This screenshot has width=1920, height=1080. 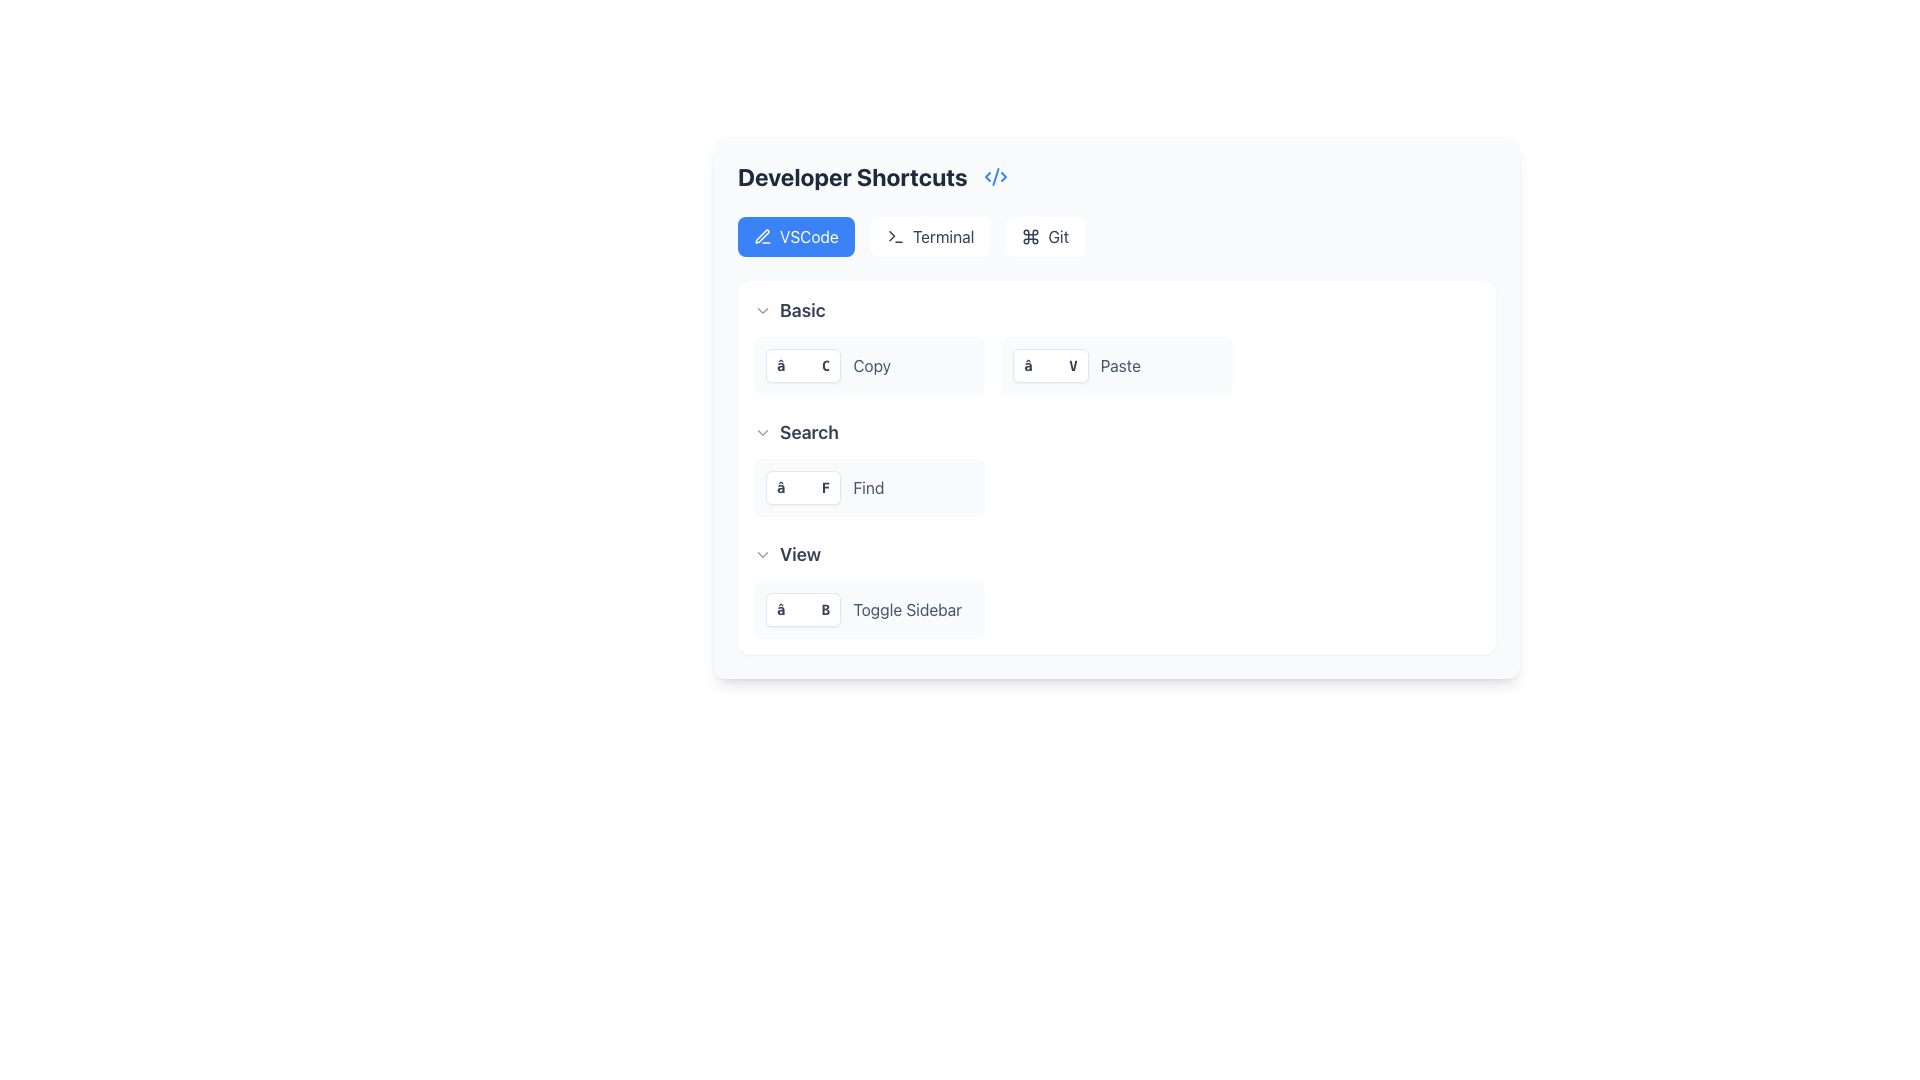 I want to click on the rectangular button with a rounded border and light gray background labeled 'Copy', which is the first button in the 'Basic' category of the 'Developer Shortcuts' panel, so click(x=869, y=366).